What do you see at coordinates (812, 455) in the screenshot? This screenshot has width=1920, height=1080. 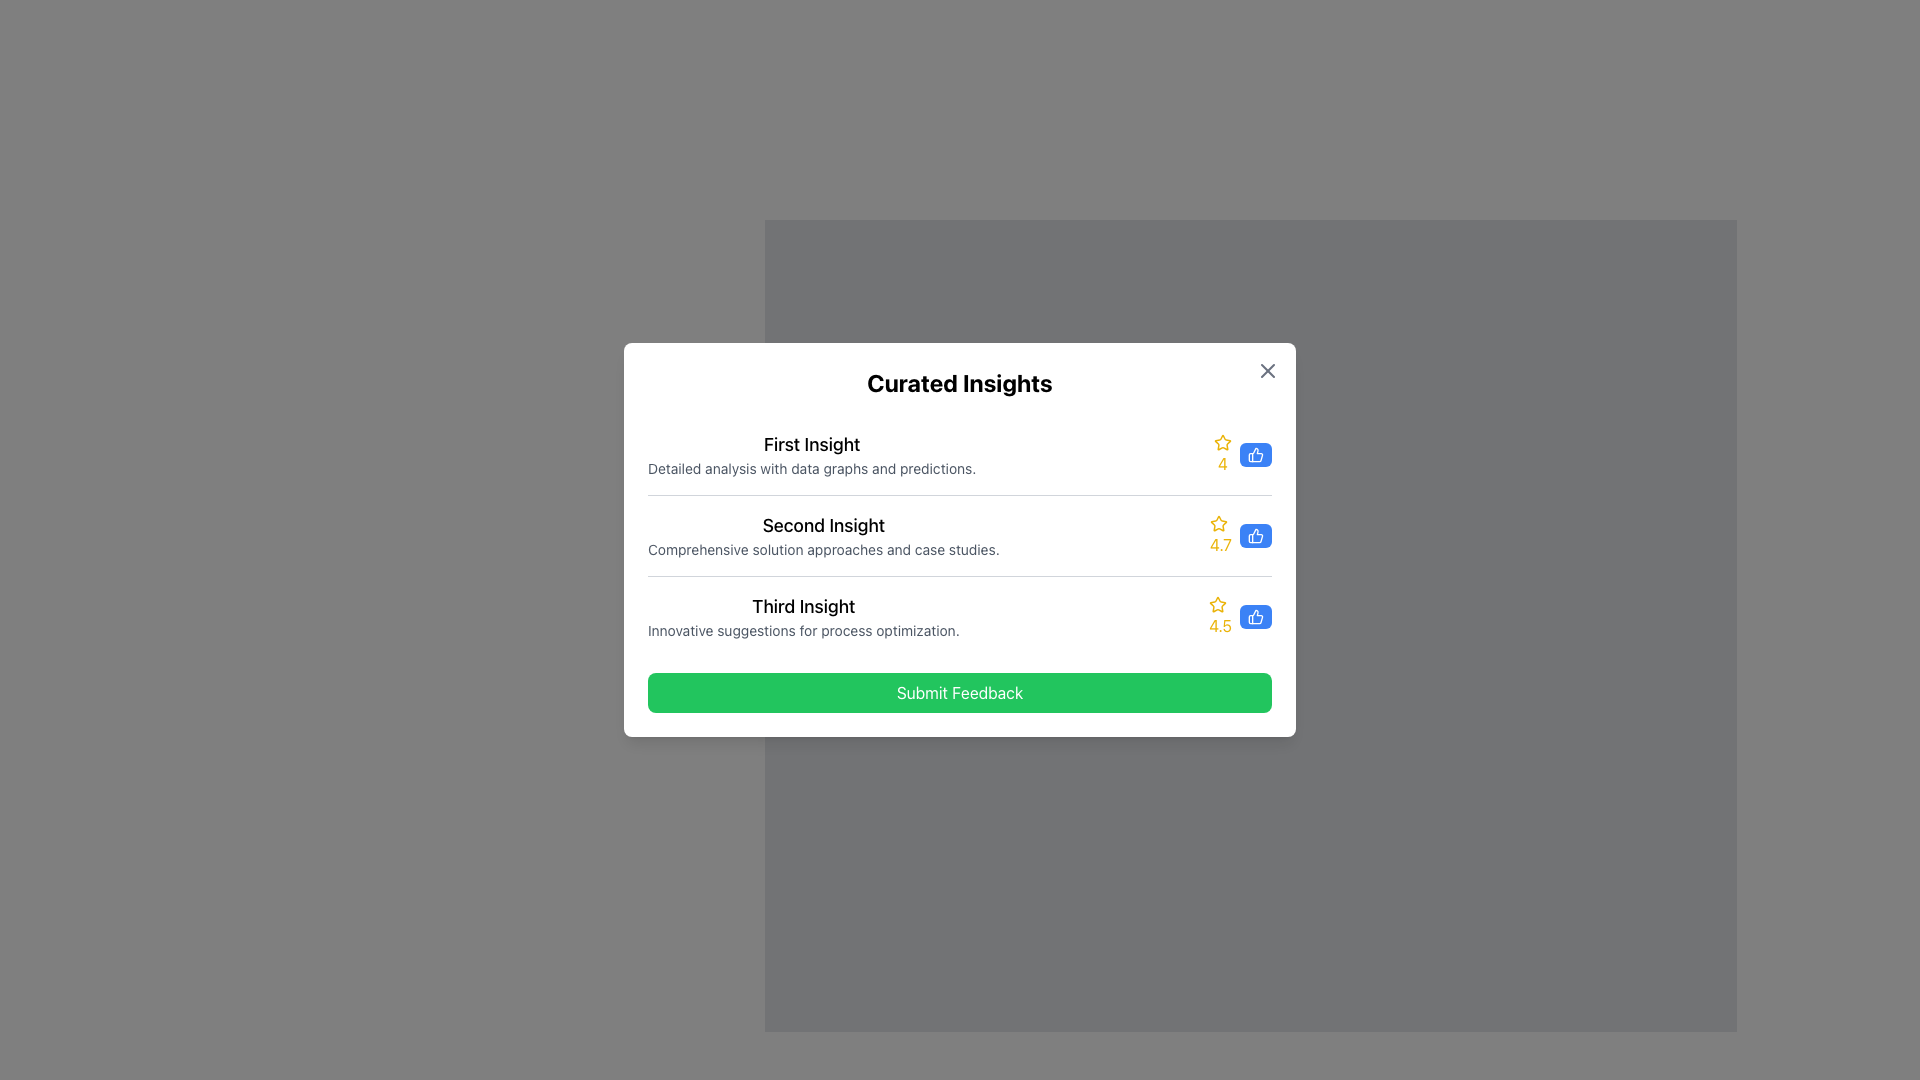 I see `the text in the Text Block that provides a heading and descriptive information about the first insight in the list within the 'Curated Insights' modal dialog` at bounding box center [812, 455].